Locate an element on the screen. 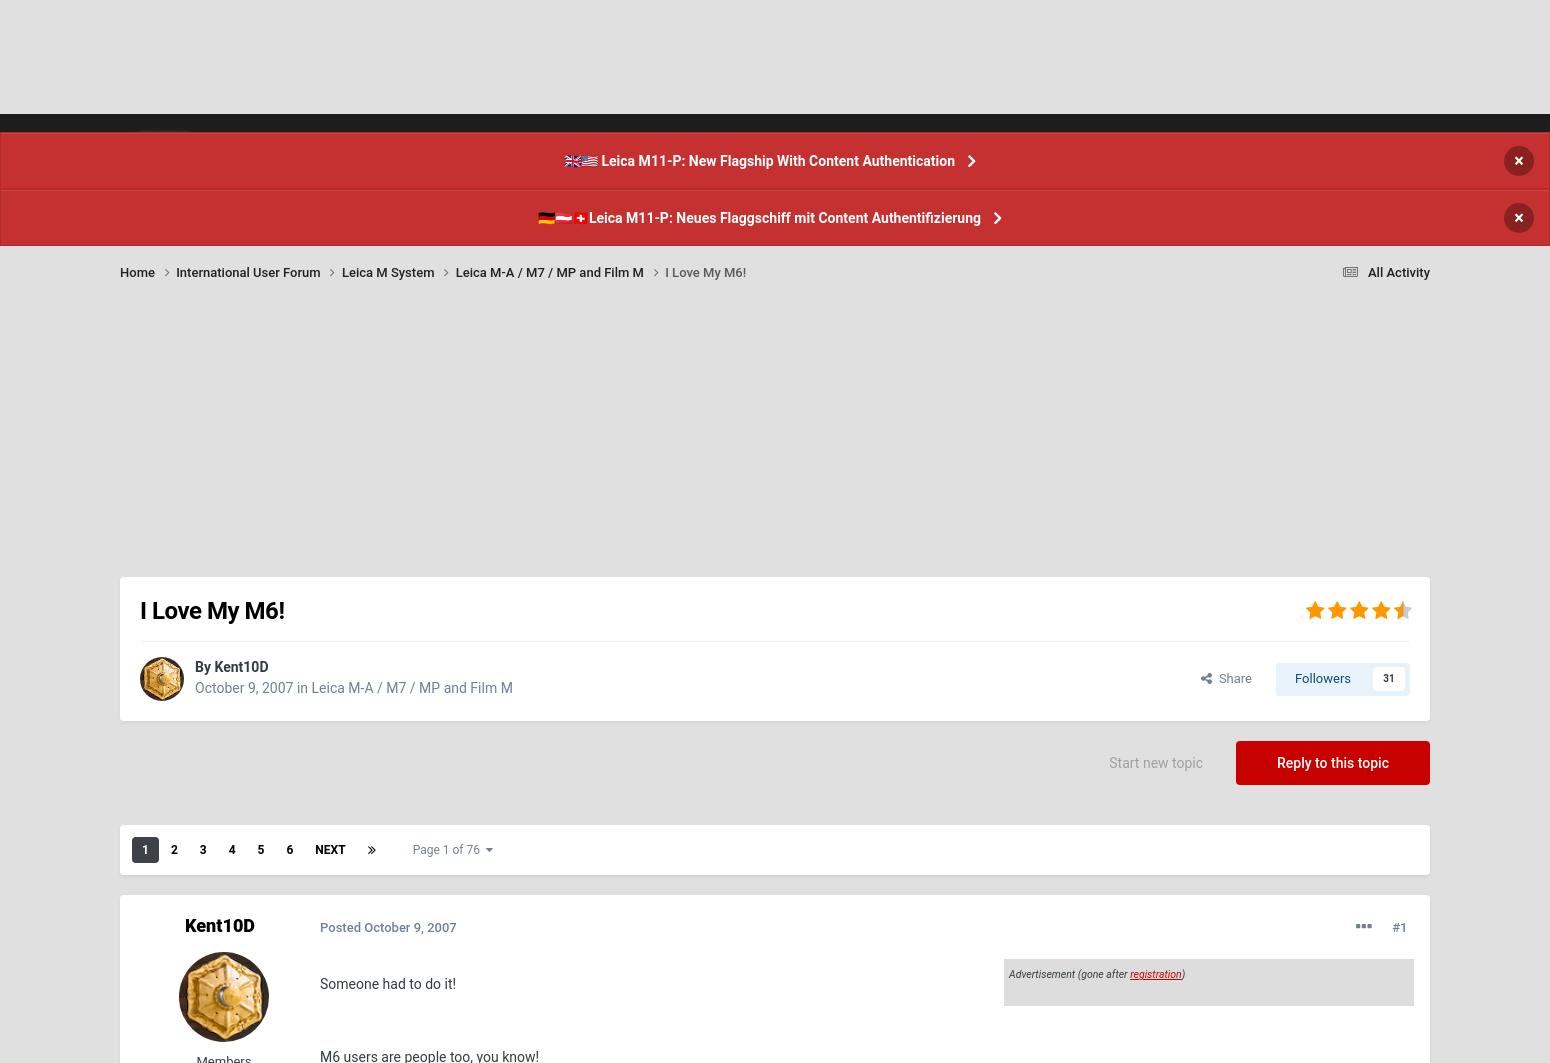 The image size is (1550, 1063). '58' is located at coordinates (229, 27).